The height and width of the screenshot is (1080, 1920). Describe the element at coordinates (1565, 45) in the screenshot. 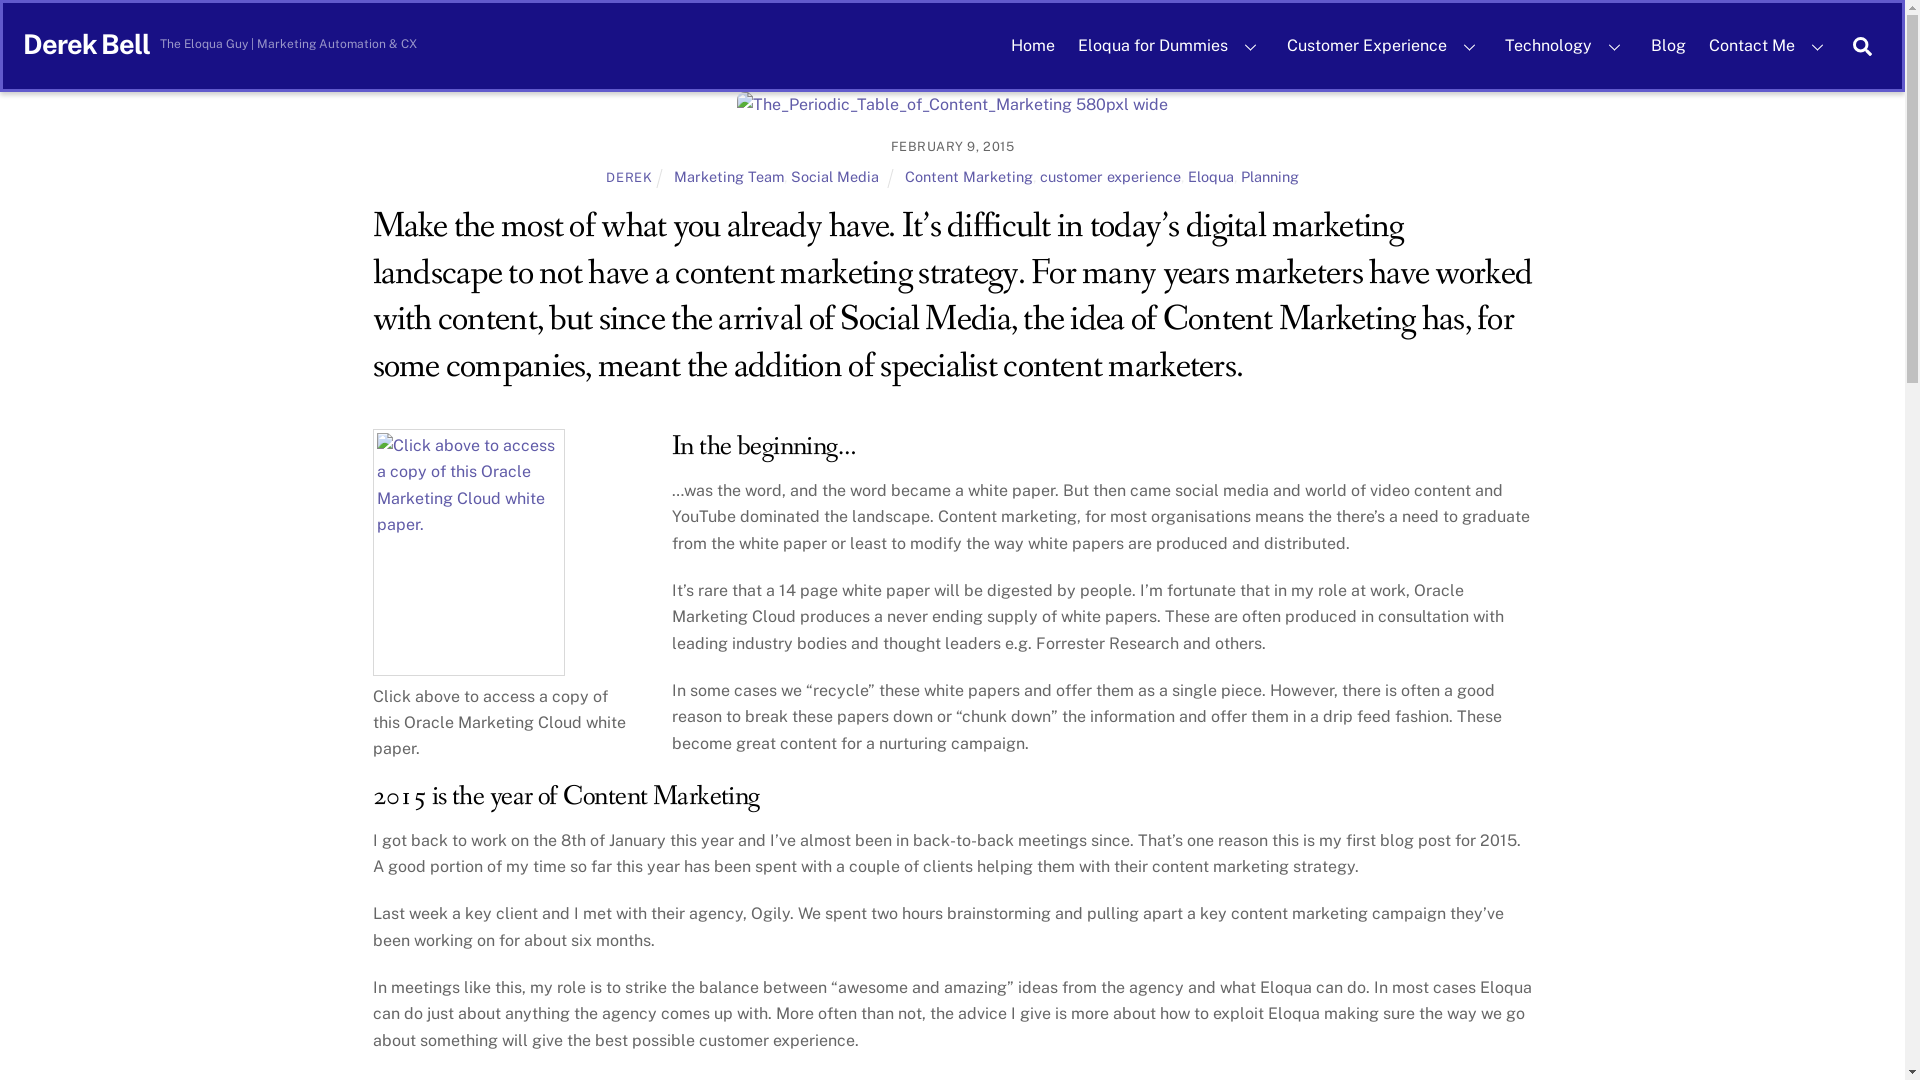

I see `'Technology'` at that location.